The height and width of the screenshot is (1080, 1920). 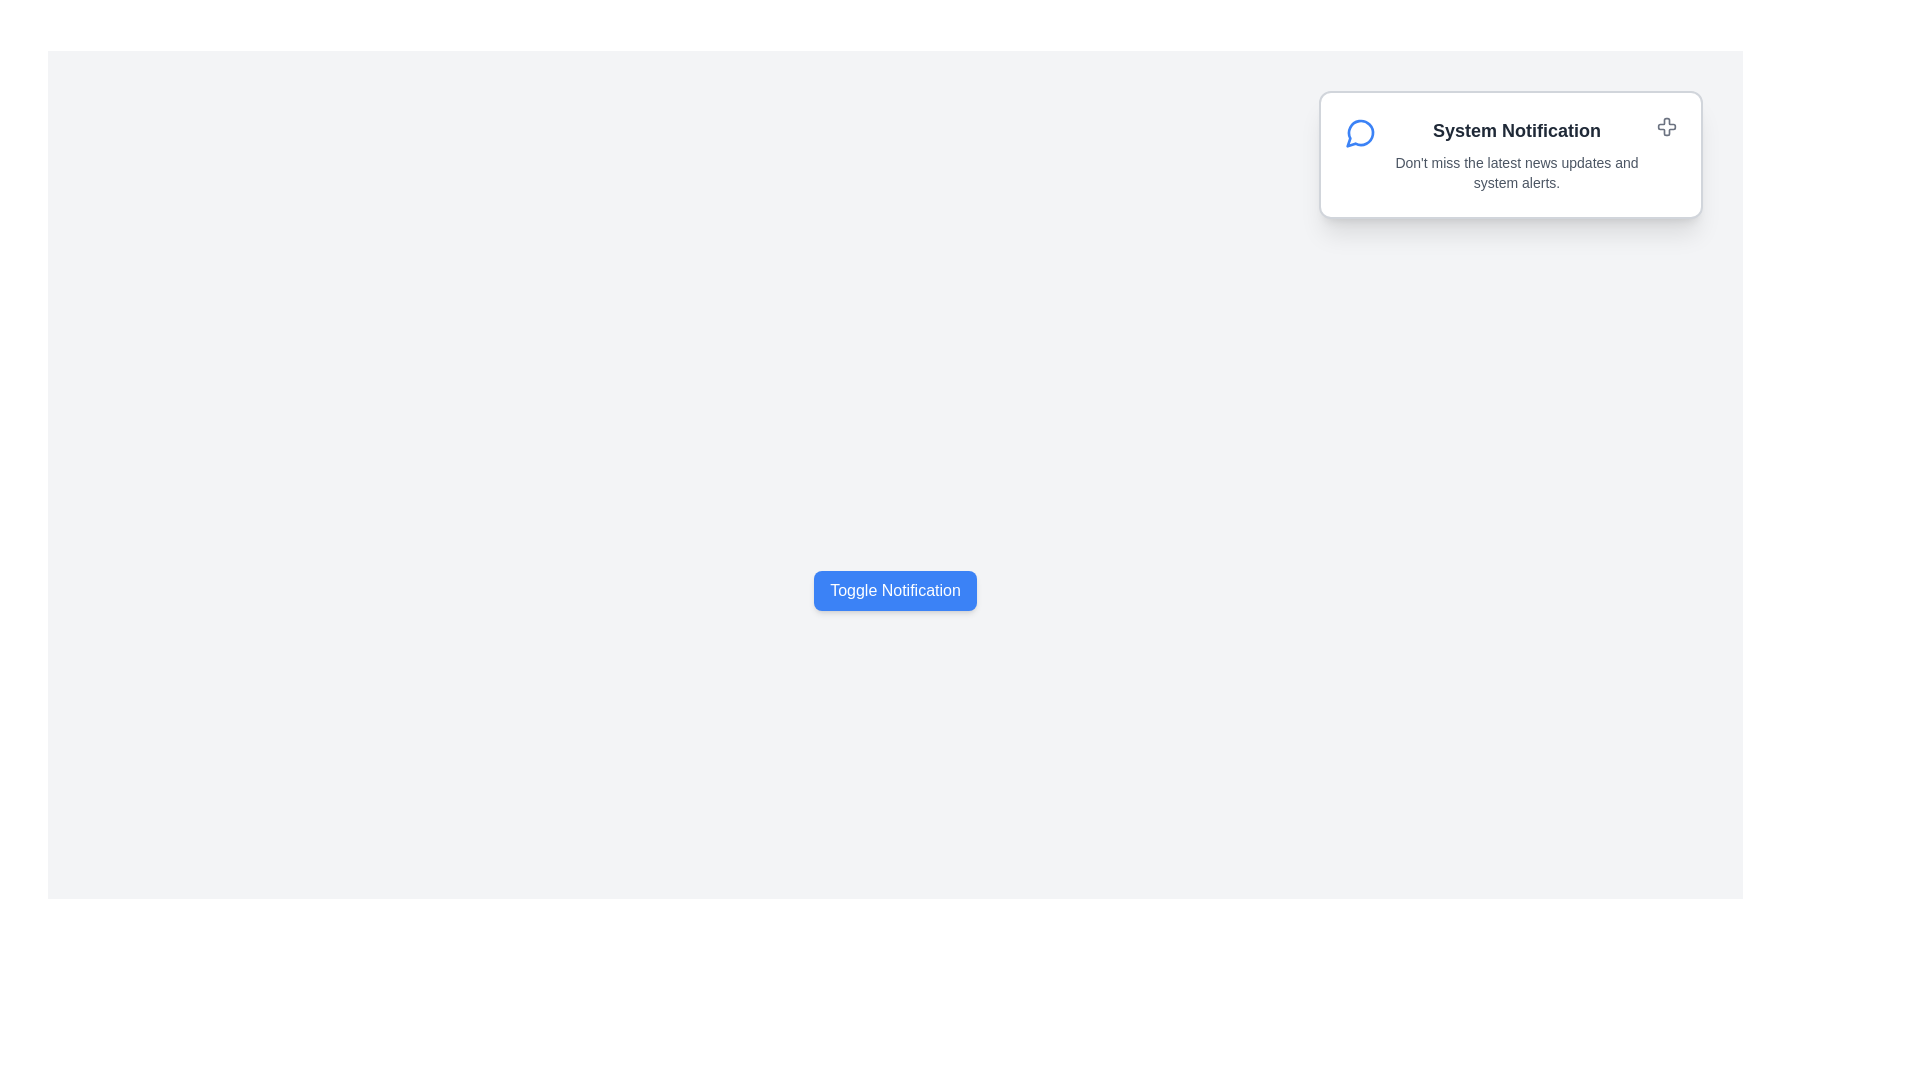 I want to click on message displayed in the Text Label element that says 'Don't miss the latest news updates and system alerts', which is styled with smaller, light gray text and positioned beneath the bold title 'System Notification', so click(x=1516, y=172).